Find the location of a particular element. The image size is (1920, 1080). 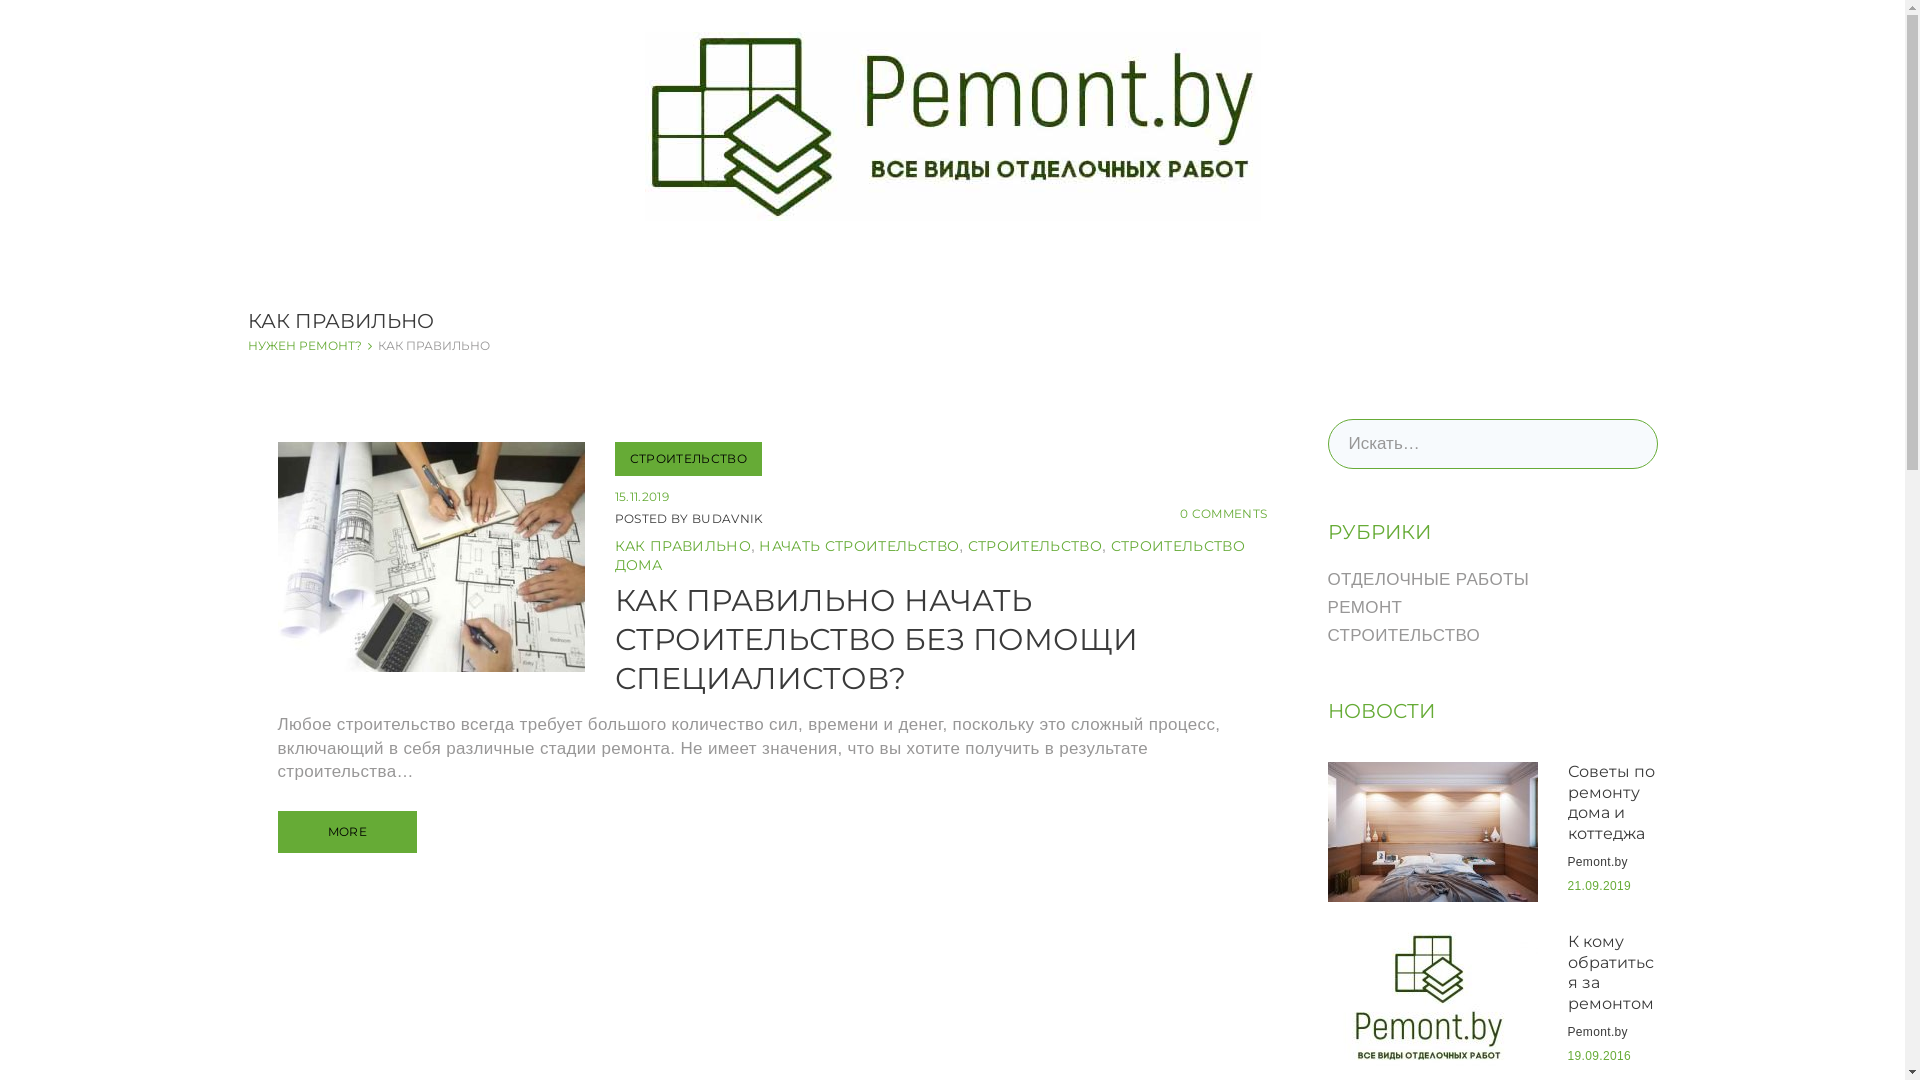

'21.09.2019' is located at coordinates (1598, 885).